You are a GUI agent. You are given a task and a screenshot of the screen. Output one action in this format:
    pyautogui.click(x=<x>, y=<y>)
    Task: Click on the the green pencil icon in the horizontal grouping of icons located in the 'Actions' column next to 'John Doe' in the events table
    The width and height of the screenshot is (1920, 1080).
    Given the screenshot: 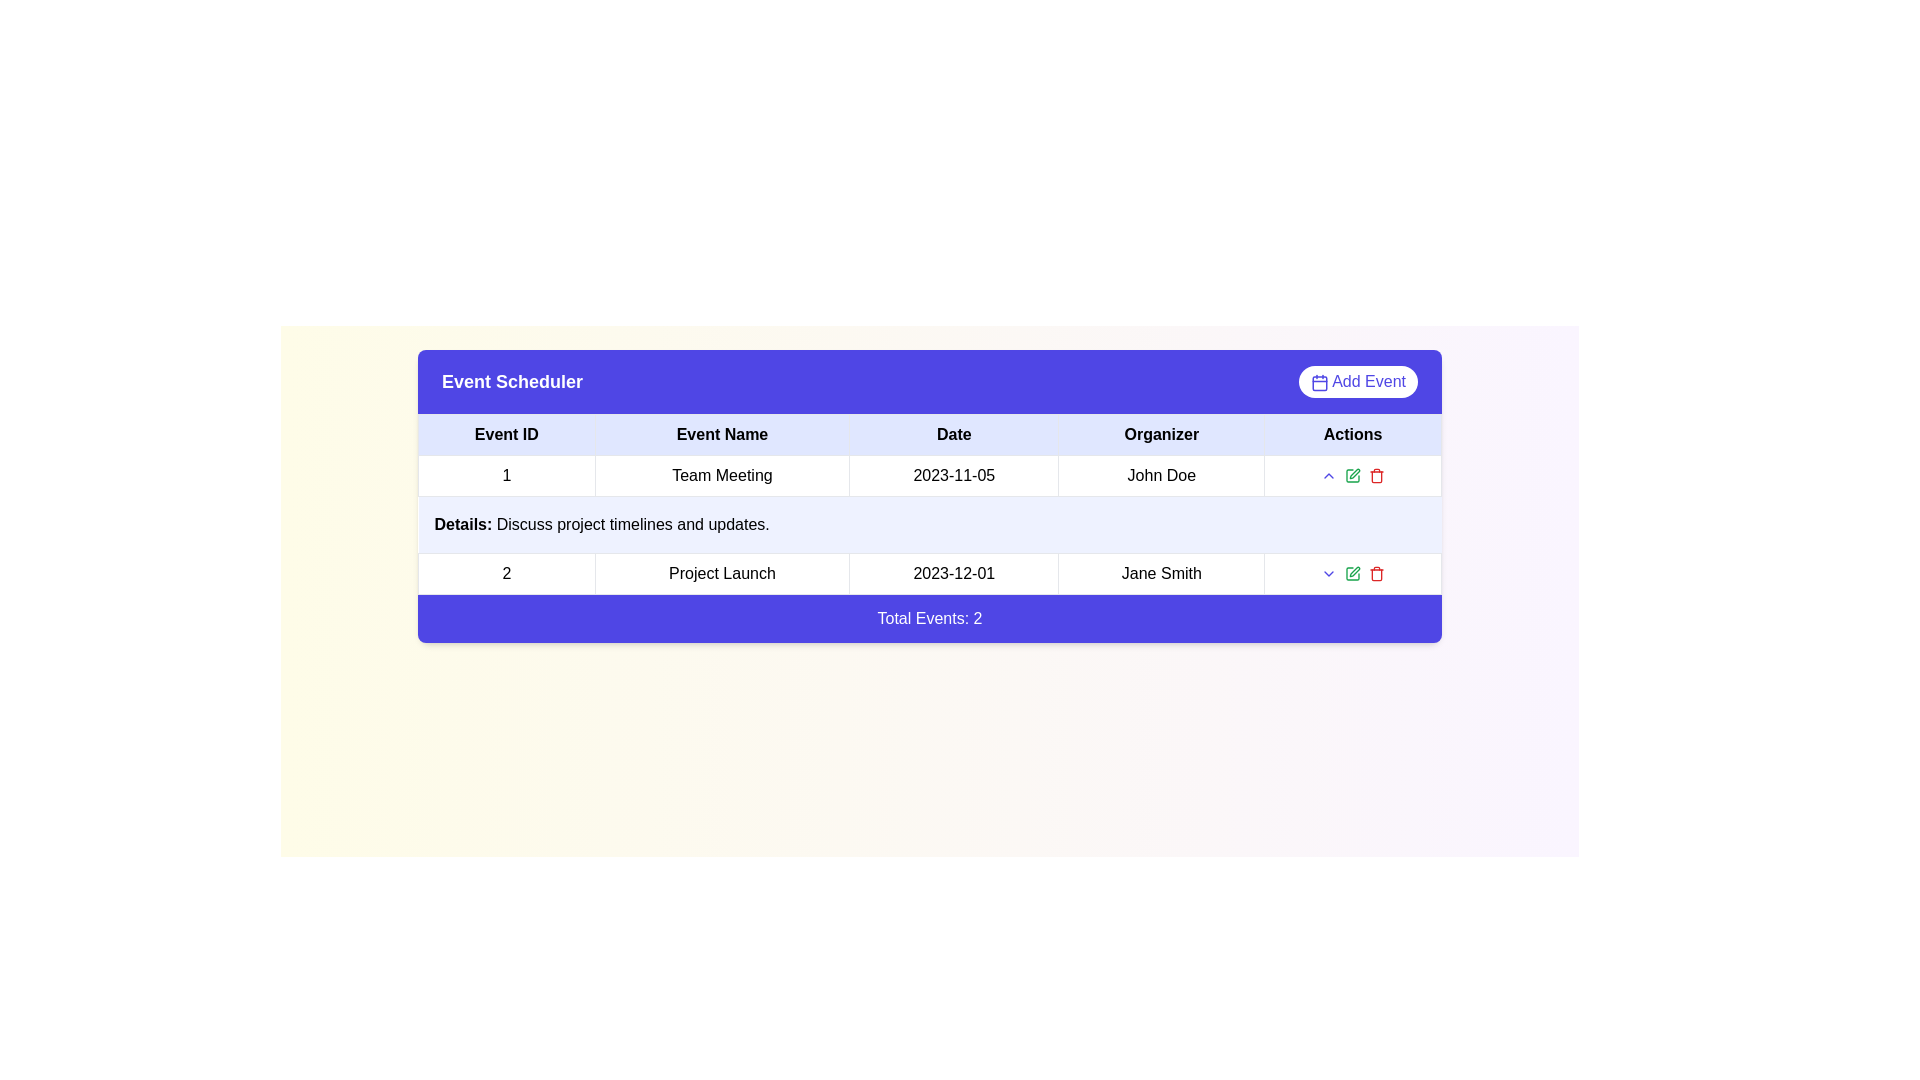 What is the action you would take?
    pyautogui.click(x=1353, y=475)
    